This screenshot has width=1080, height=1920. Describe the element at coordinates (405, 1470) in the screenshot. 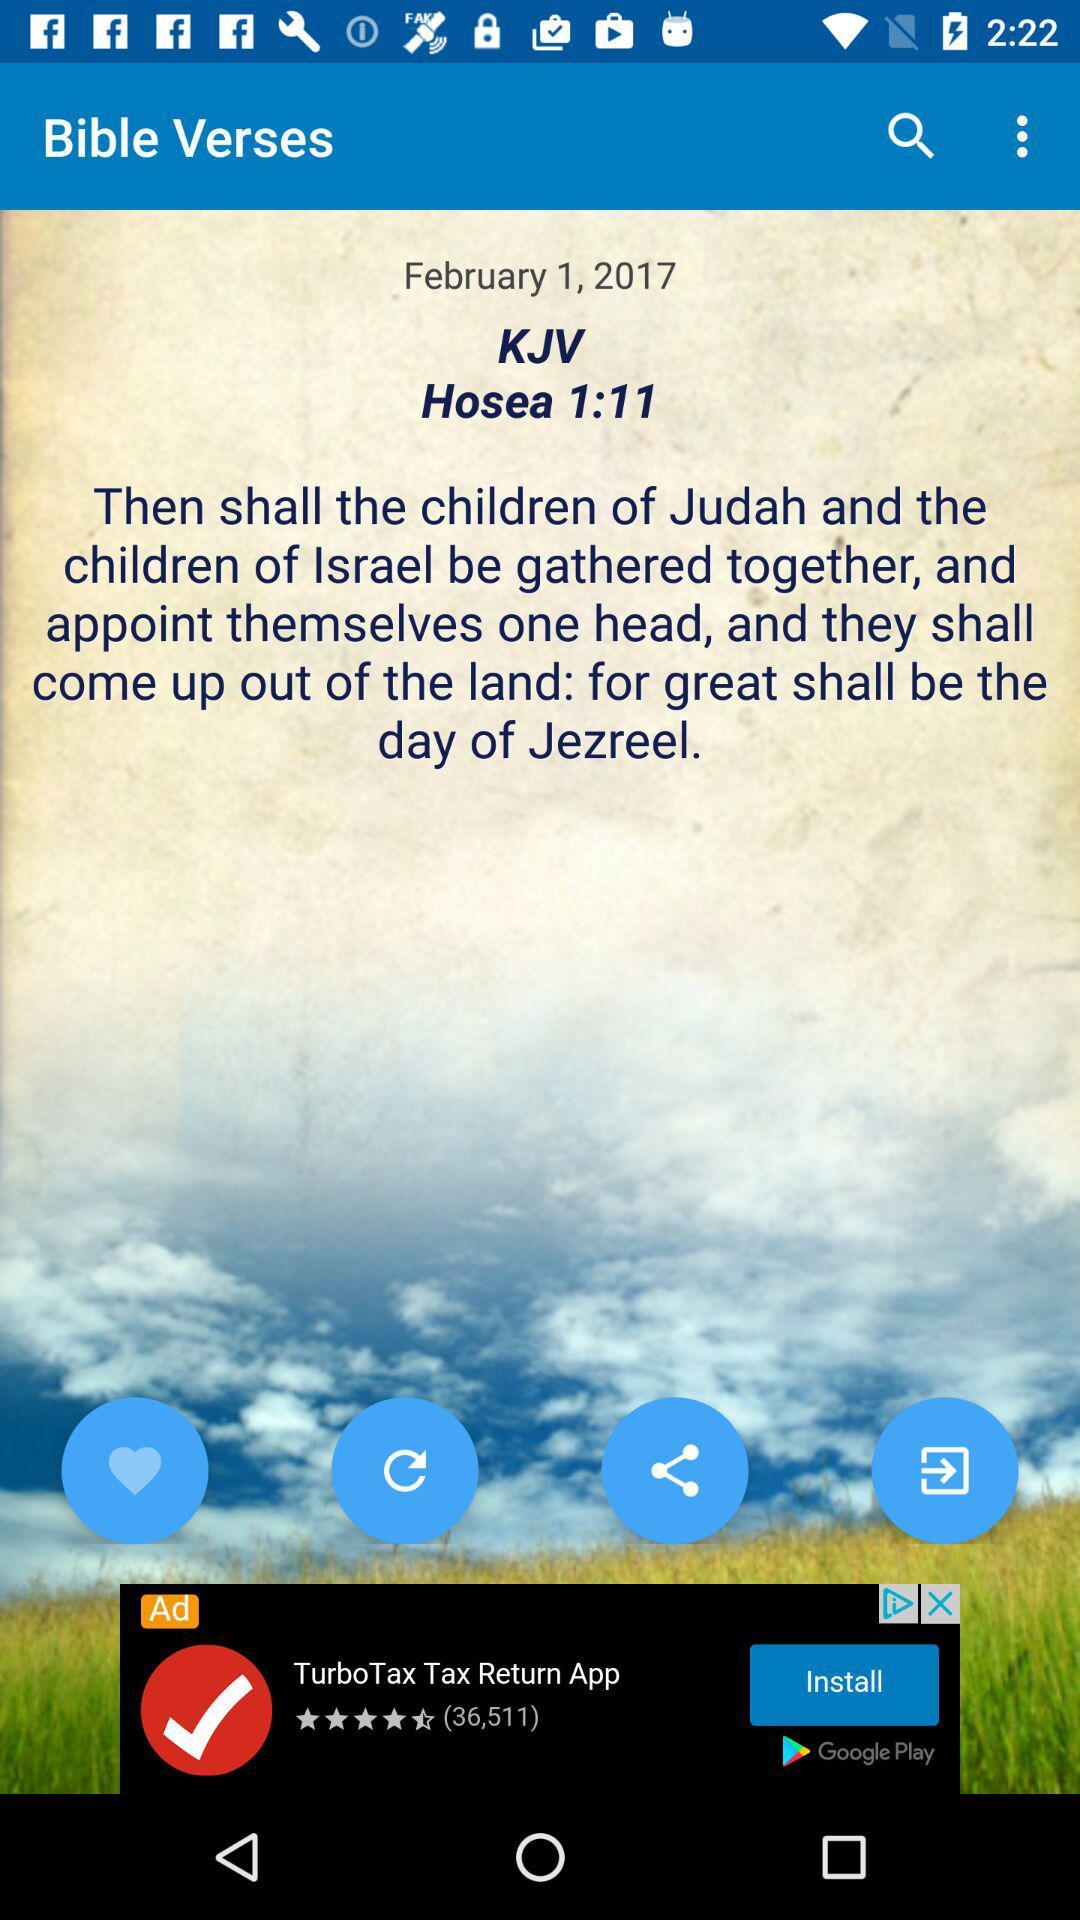

I see `the refresh icon` at that location.